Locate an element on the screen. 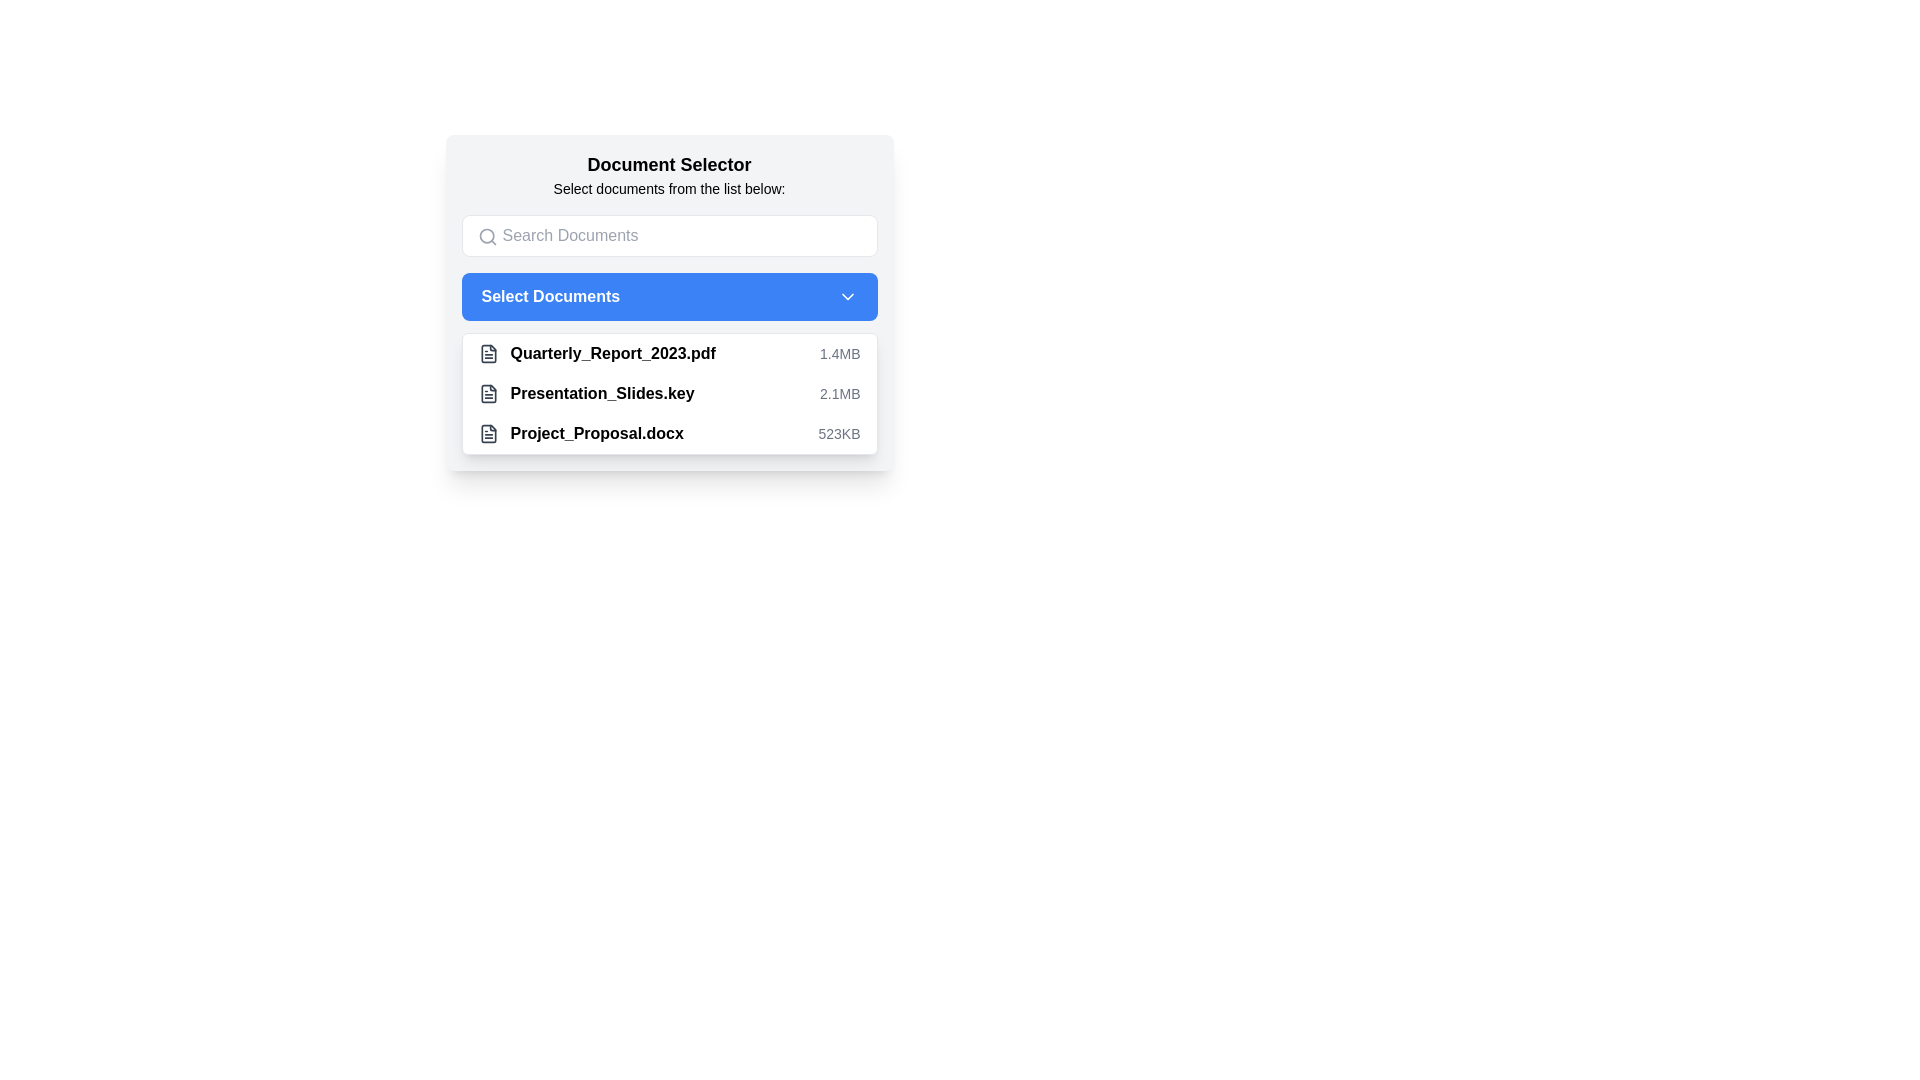  the third list item in the file selector is located at coordinates (669, 433).